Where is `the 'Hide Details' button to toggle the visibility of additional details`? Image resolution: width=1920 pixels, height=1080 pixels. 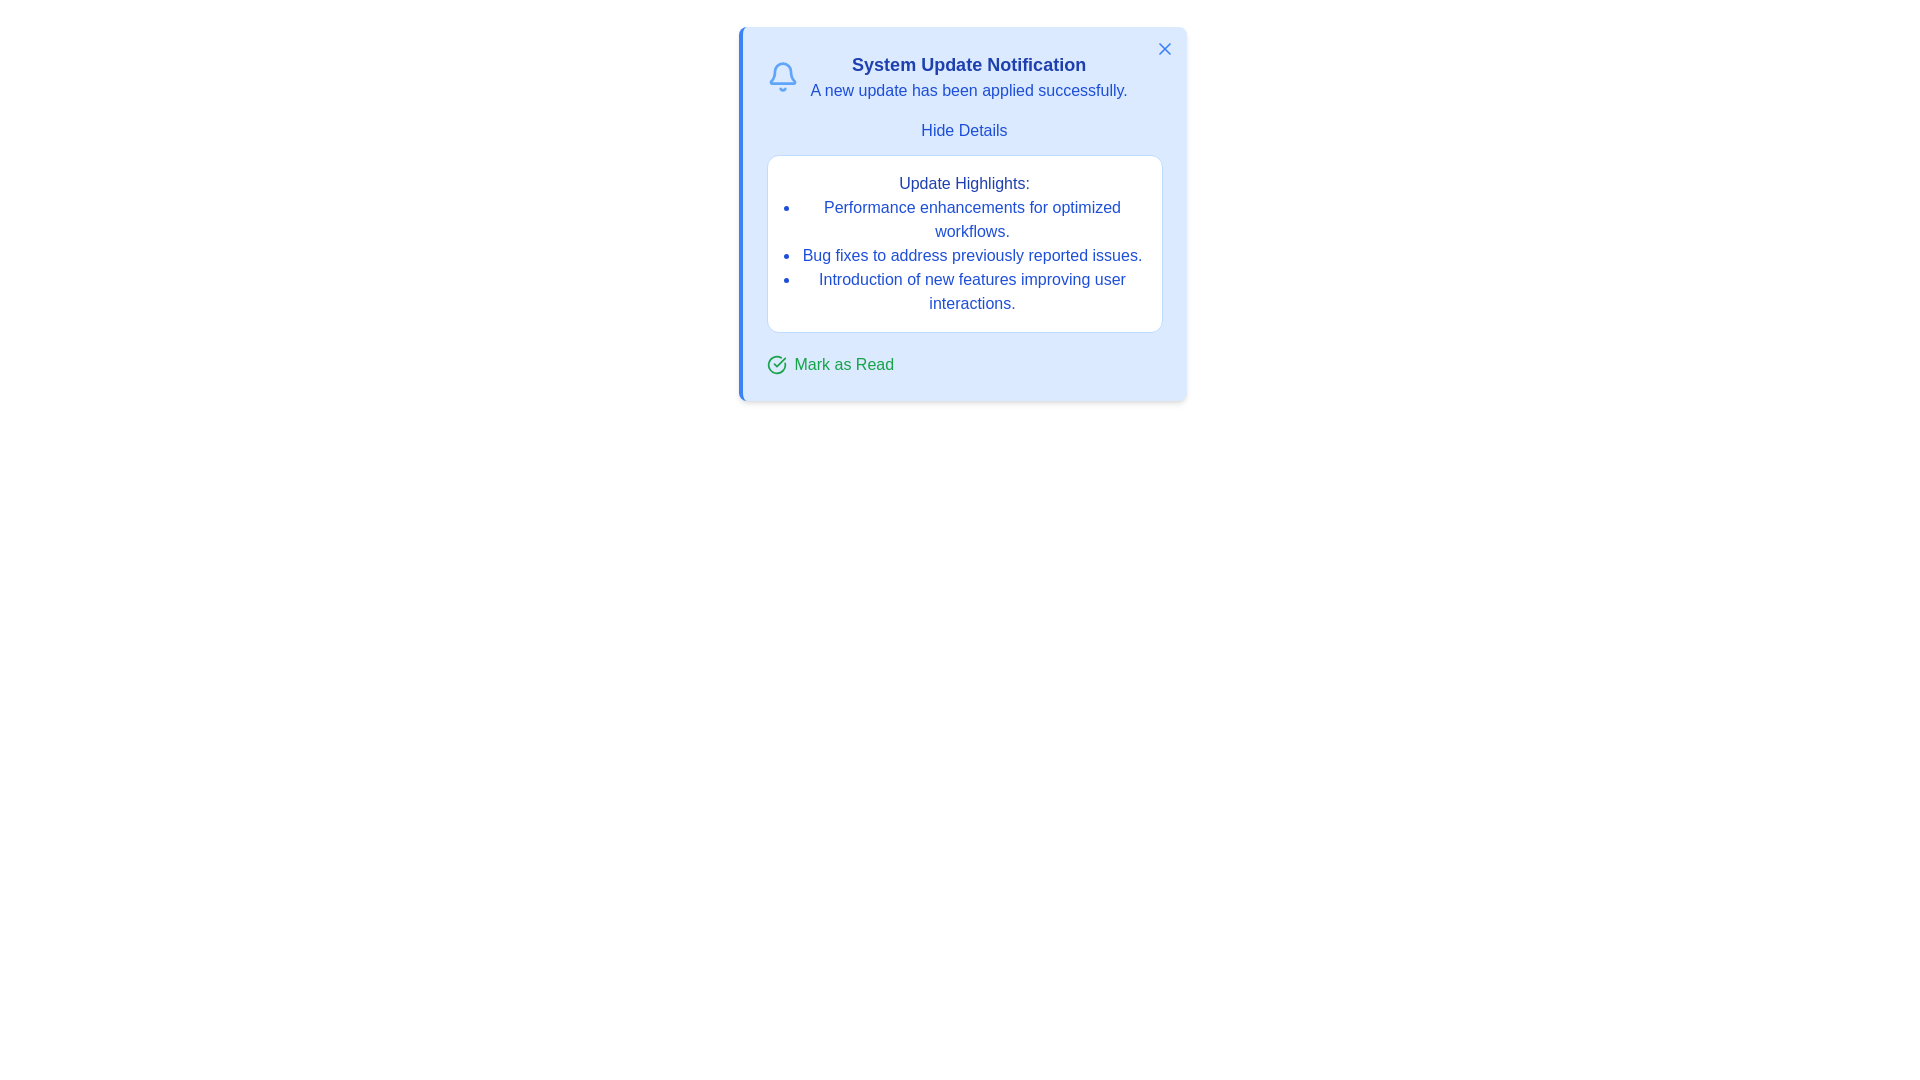
the 'Hide Details' button to toggle the visibility of additional details is located at coordinates (964, 131).